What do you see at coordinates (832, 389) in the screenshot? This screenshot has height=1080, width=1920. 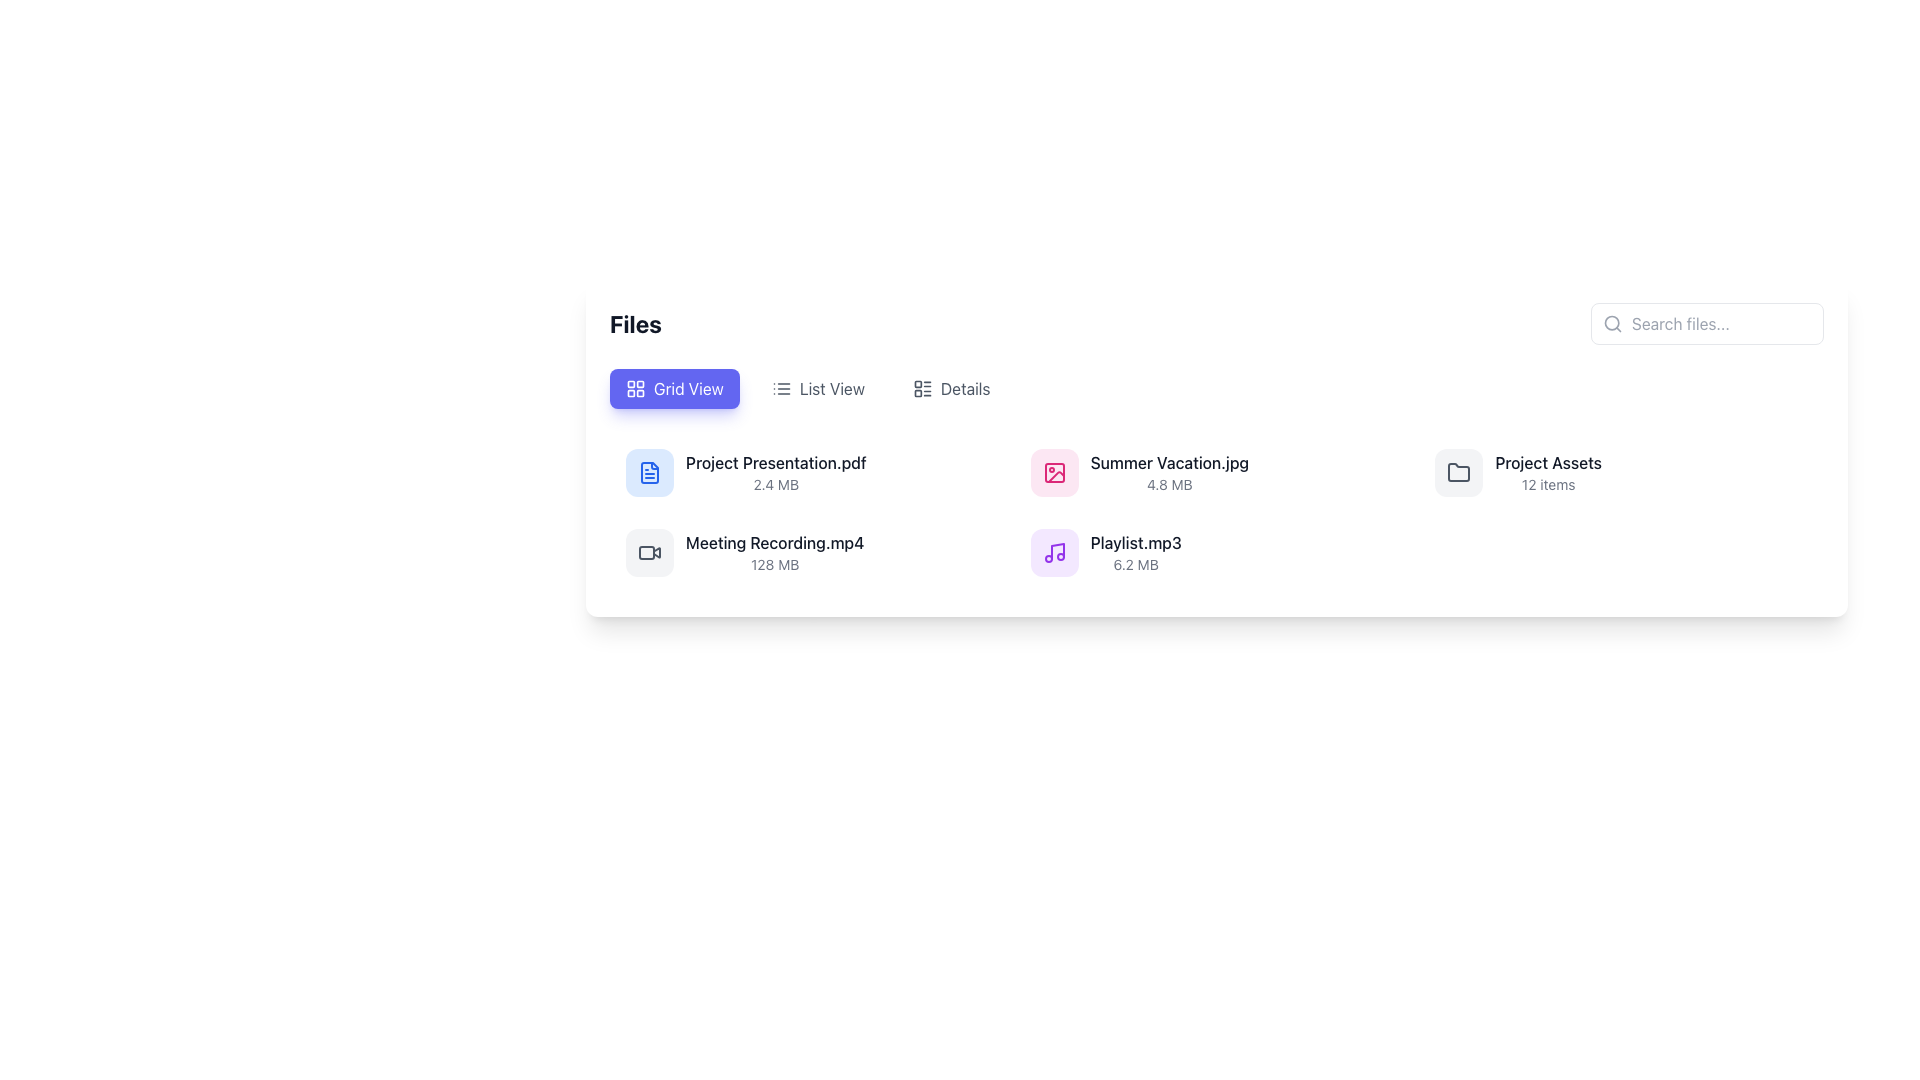 I see `the 'List View' Text button, which is styled with a clean, sans-serif font in gray and is located in the navigation bar between 'Grid View' and 'Details'` at bounding box center [832, 389].